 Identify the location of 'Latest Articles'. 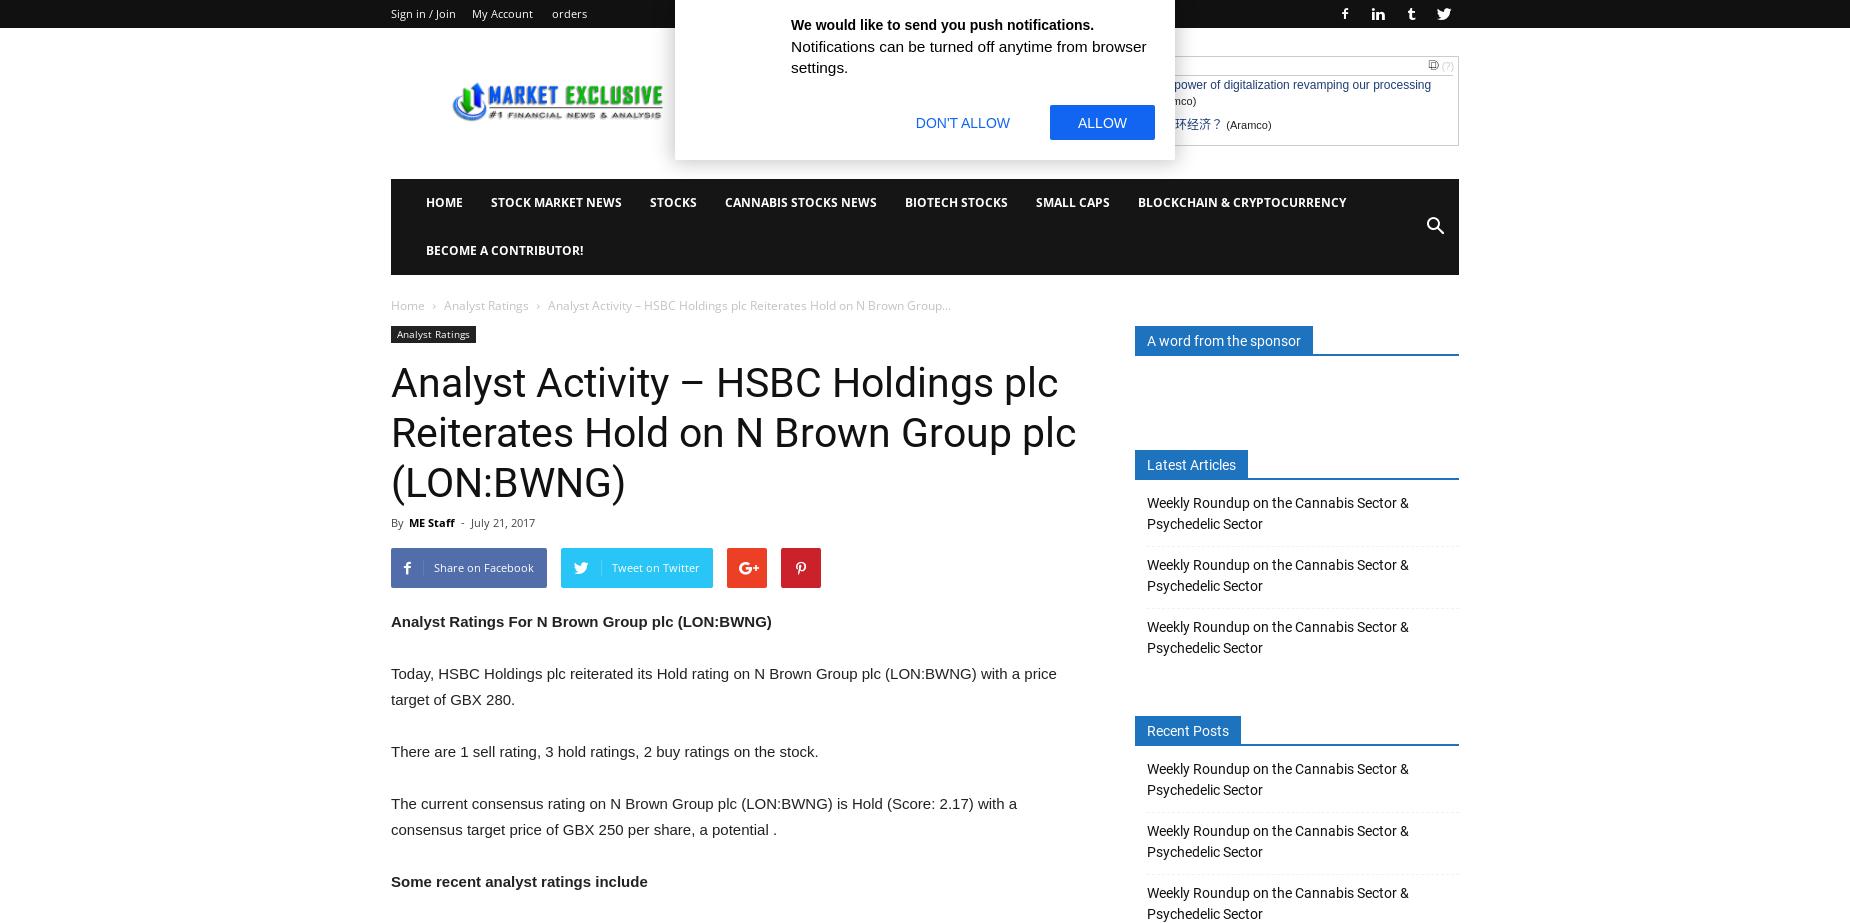
(1146, 464).